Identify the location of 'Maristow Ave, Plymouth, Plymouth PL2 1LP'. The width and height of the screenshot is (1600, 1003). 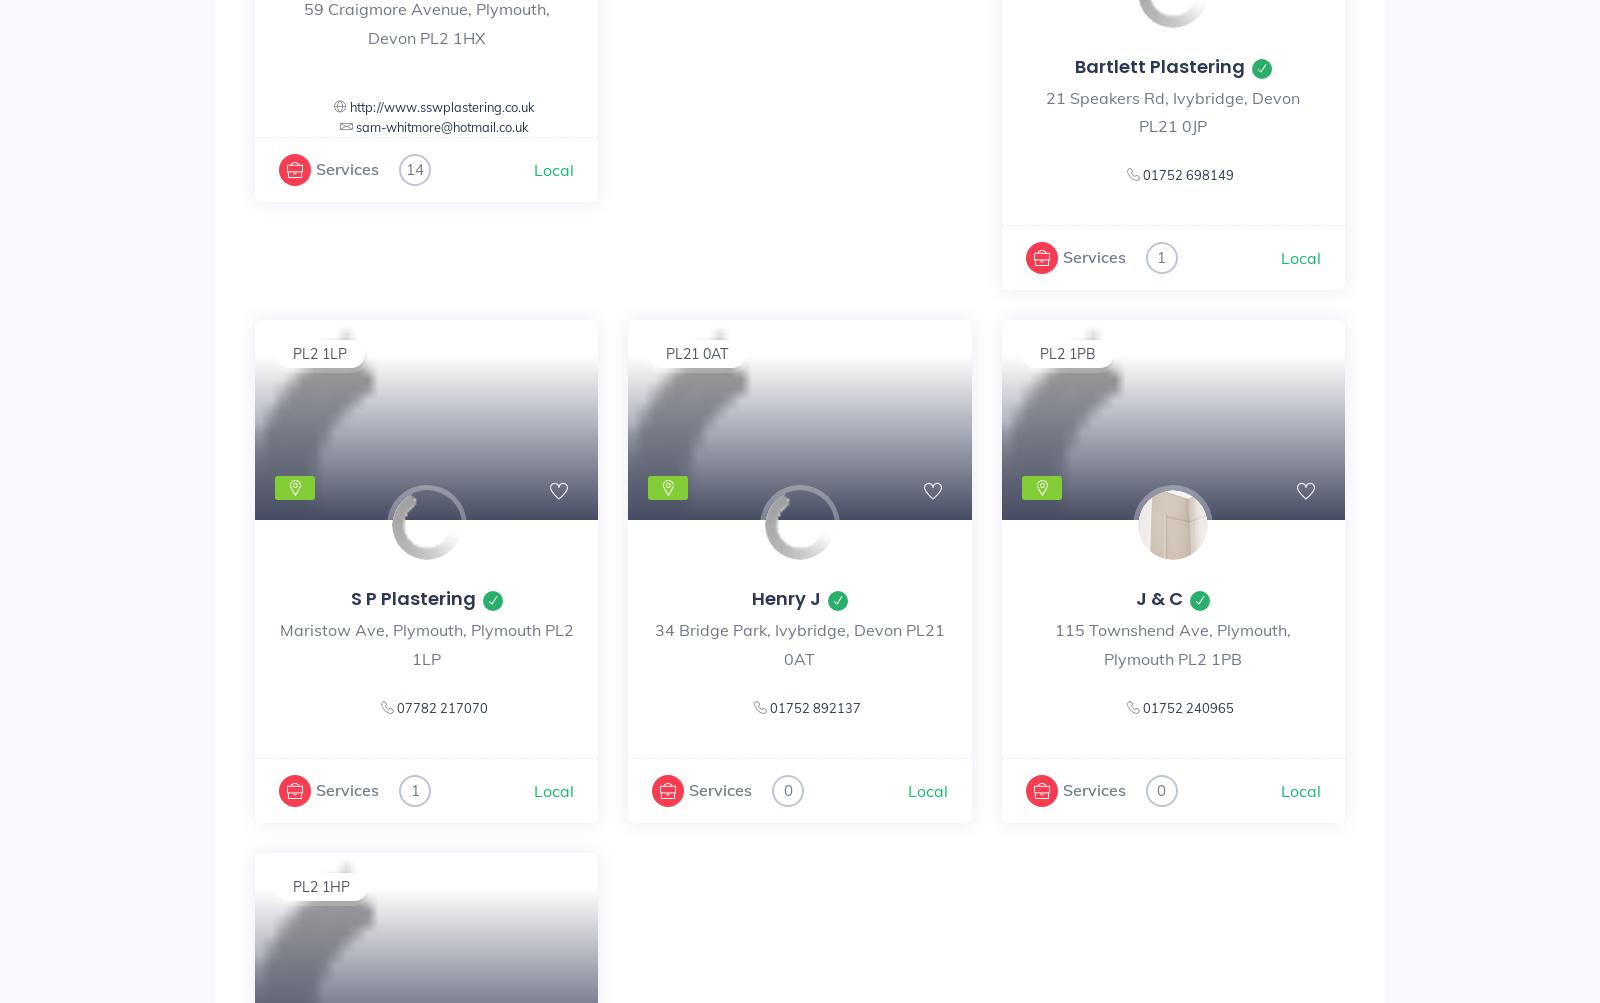
(424, 644).